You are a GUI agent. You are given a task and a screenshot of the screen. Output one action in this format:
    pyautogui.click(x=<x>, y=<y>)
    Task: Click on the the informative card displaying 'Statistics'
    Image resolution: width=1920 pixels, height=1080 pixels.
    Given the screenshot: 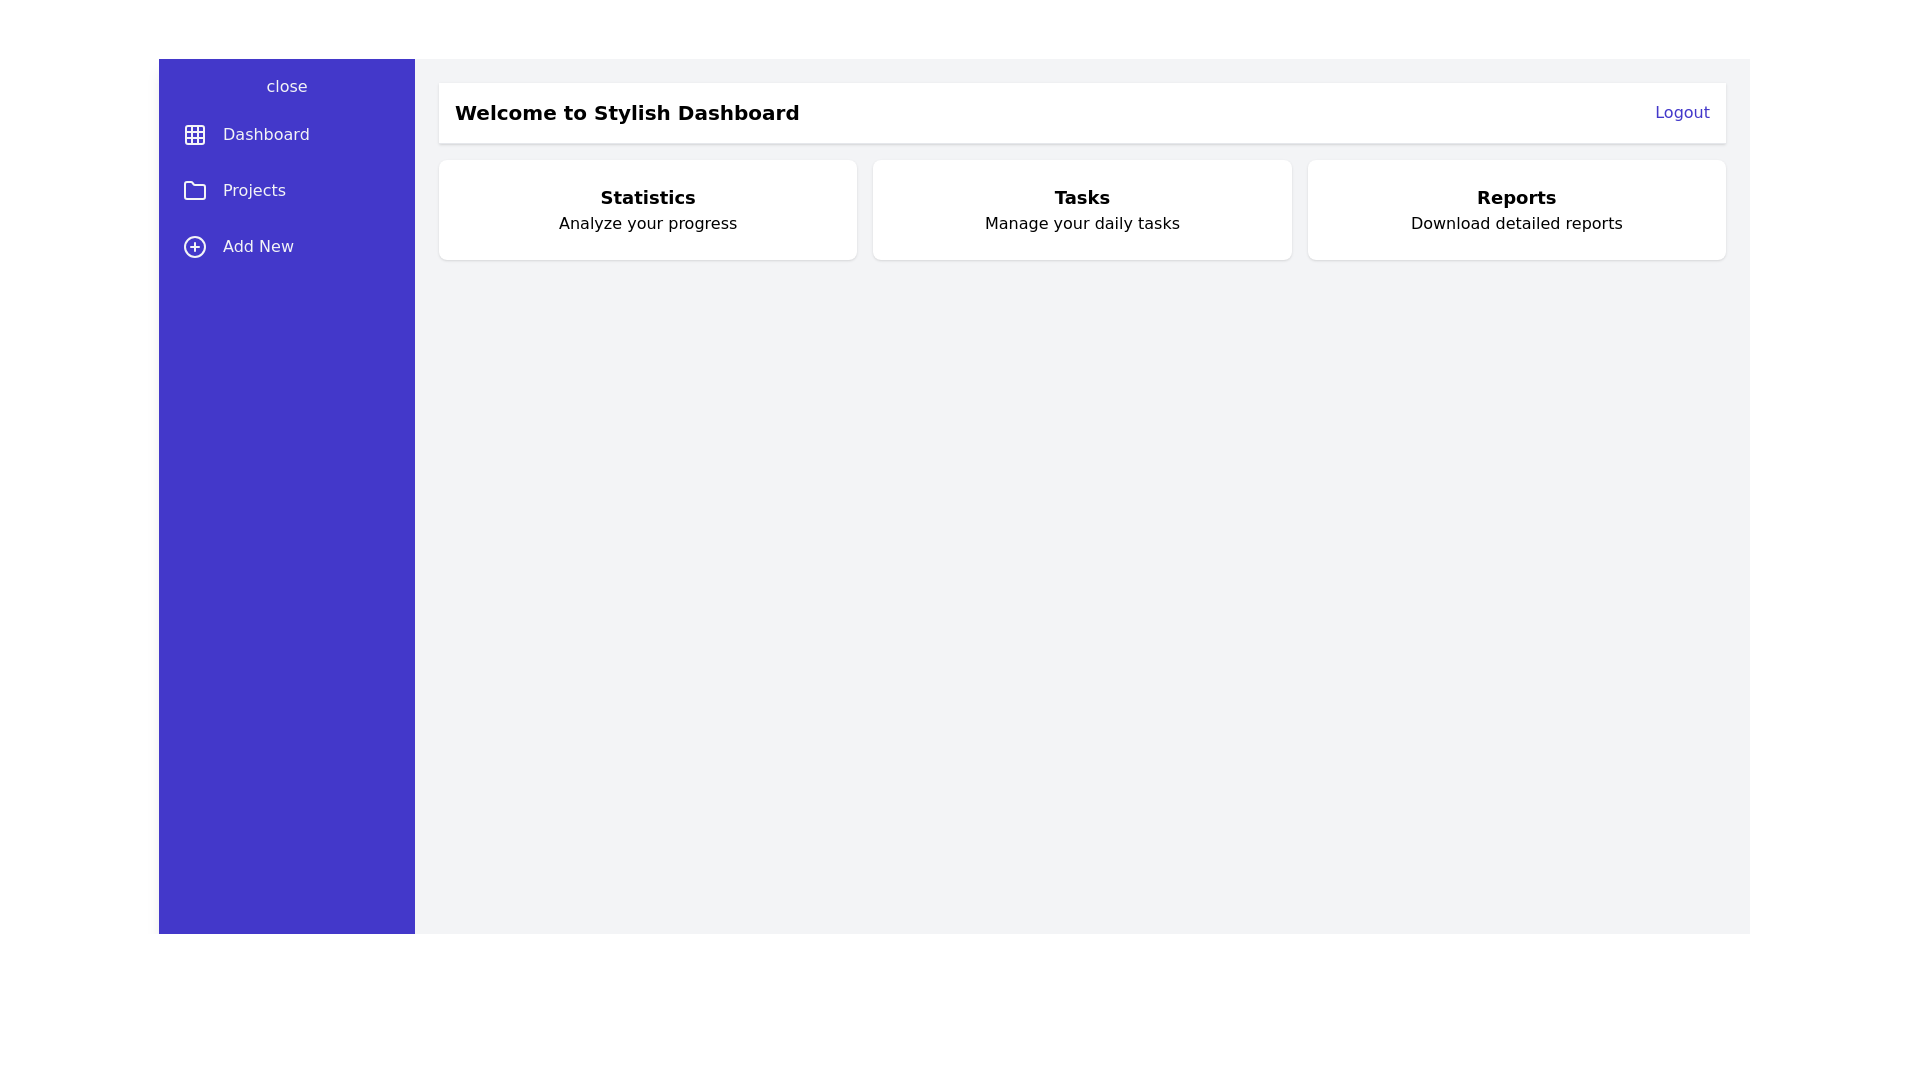 What is the action you would take?
    pyautogui.click(x=648, y=209)
    